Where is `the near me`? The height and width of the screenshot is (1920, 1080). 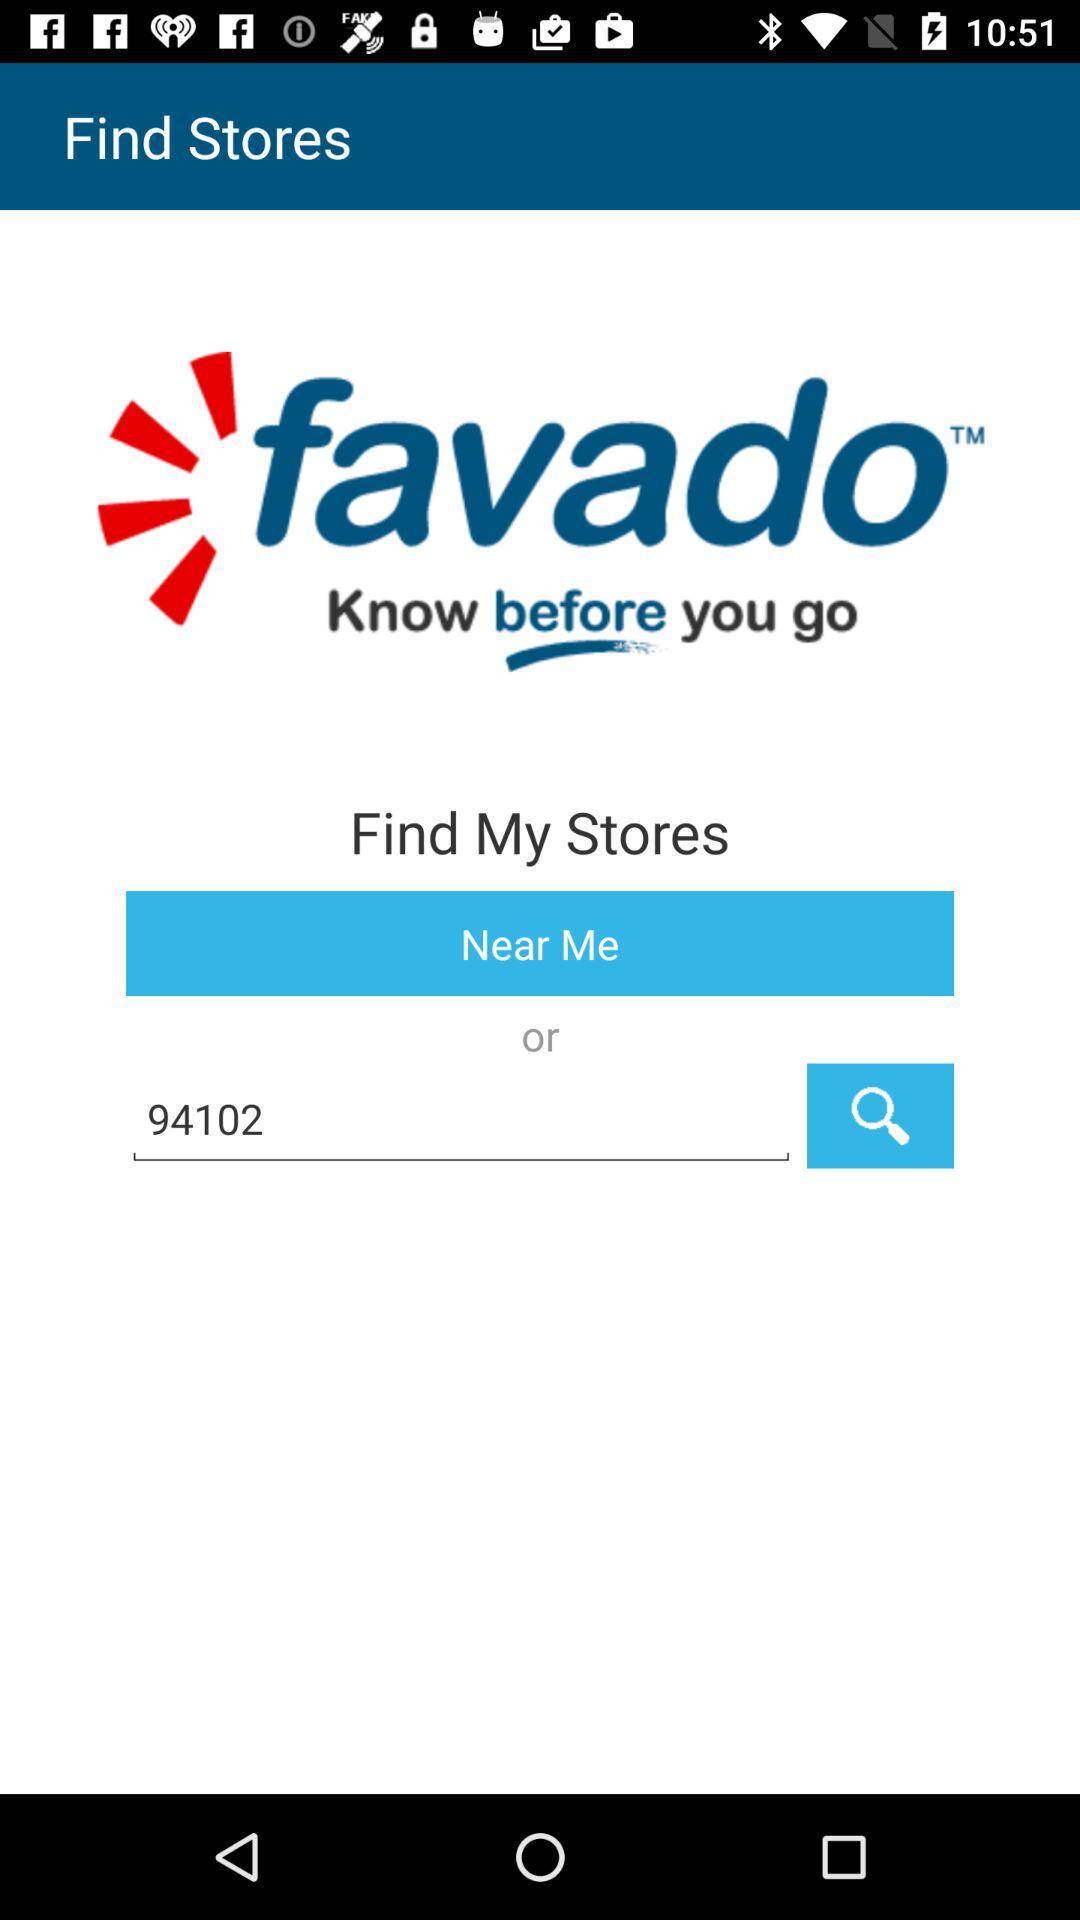 the near me is located at coordinates (540, 942).